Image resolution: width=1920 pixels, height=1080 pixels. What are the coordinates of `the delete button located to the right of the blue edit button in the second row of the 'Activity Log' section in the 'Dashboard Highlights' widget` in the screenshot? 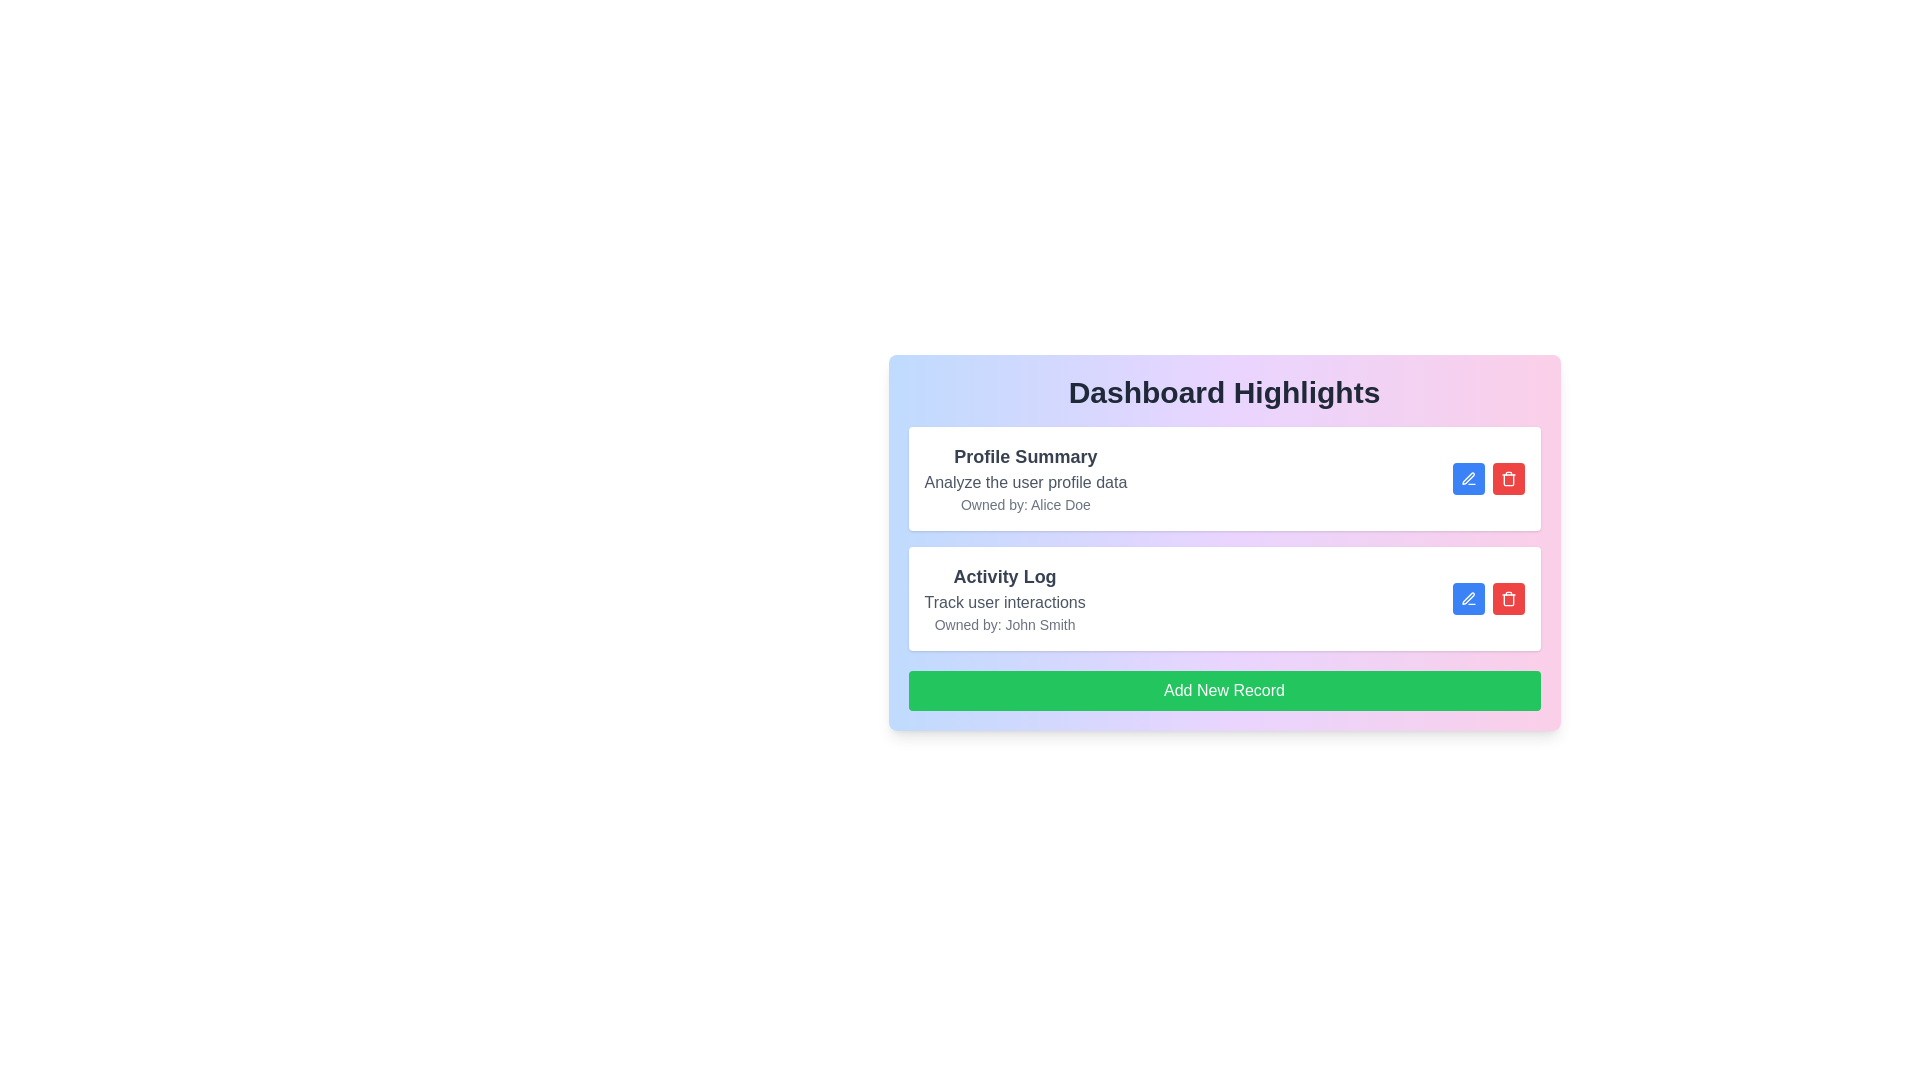 It's located at (1508, 478).